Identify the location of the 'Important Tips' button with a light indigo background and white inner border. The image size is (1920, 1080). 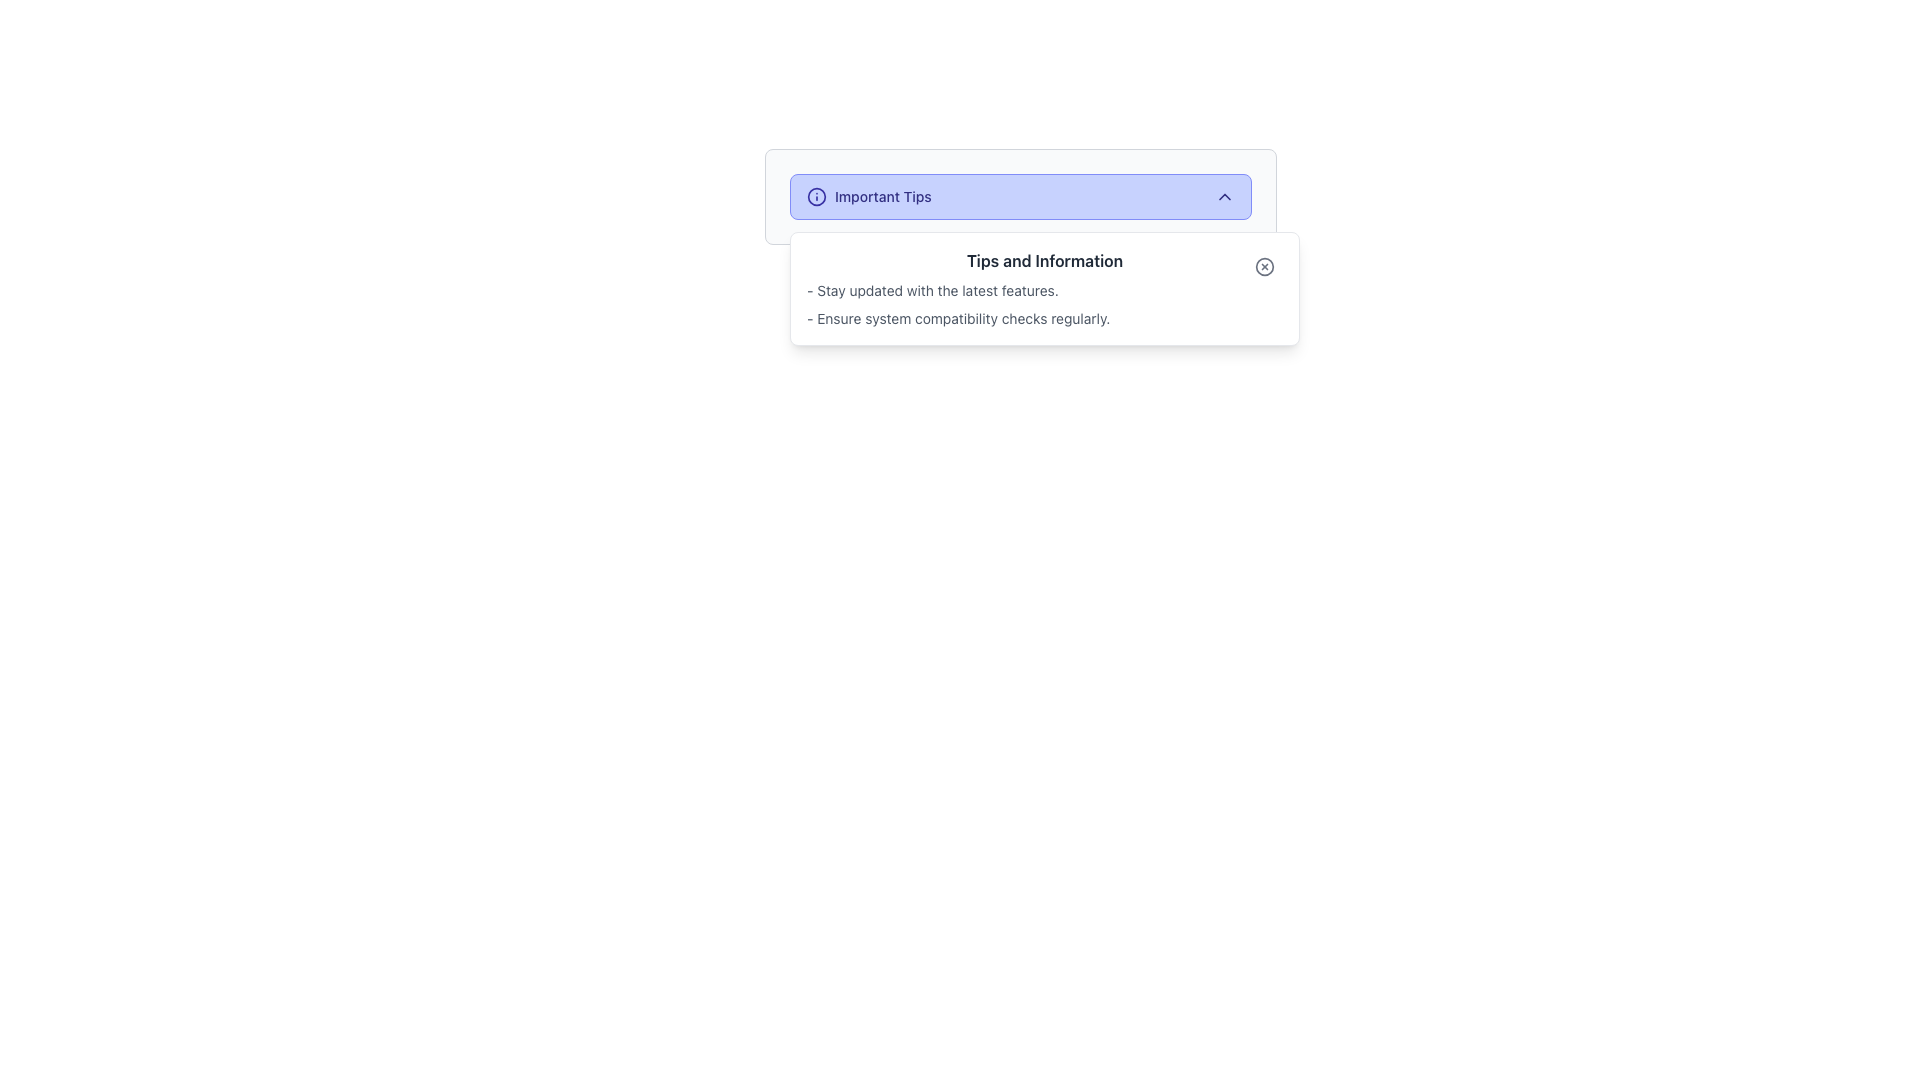
(1021, 196).